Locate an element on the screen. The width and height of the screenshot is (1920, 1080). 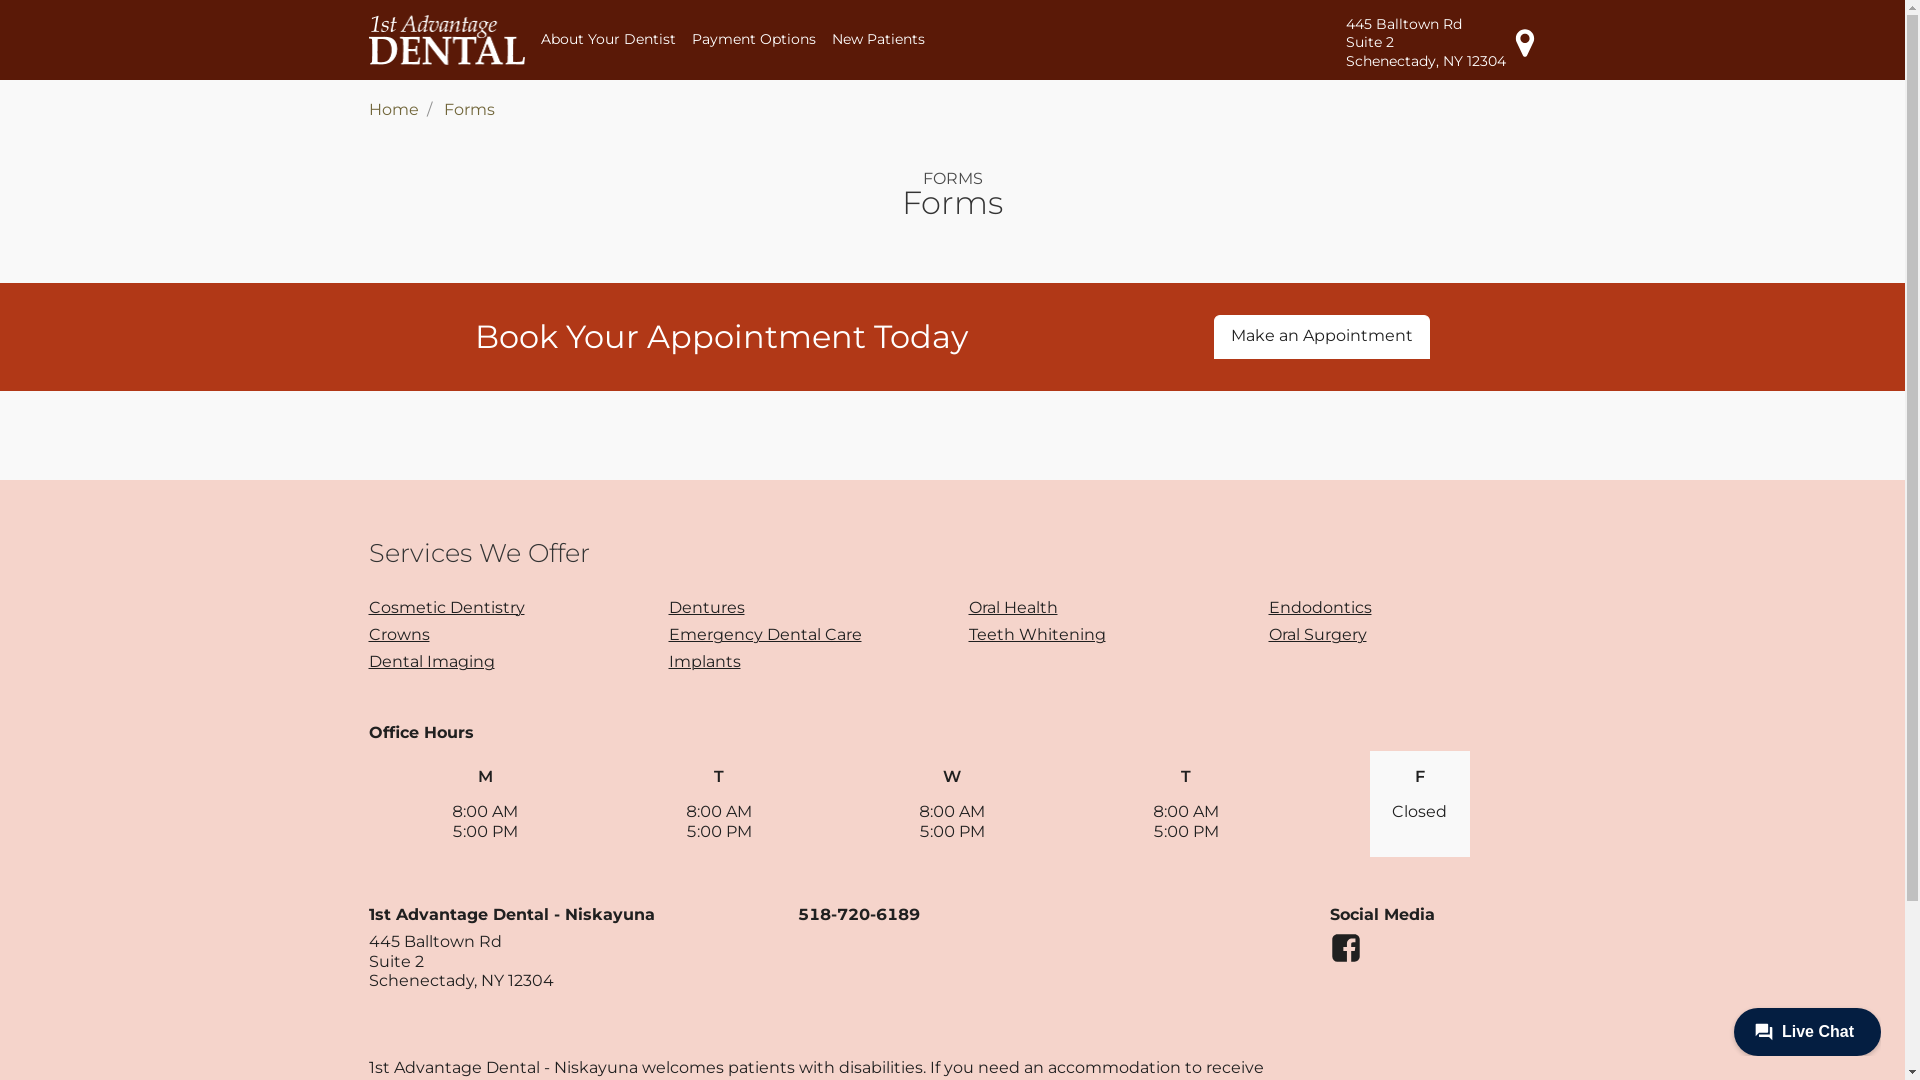
'445 Balltown Rd is located at coordinates (1441, 42).